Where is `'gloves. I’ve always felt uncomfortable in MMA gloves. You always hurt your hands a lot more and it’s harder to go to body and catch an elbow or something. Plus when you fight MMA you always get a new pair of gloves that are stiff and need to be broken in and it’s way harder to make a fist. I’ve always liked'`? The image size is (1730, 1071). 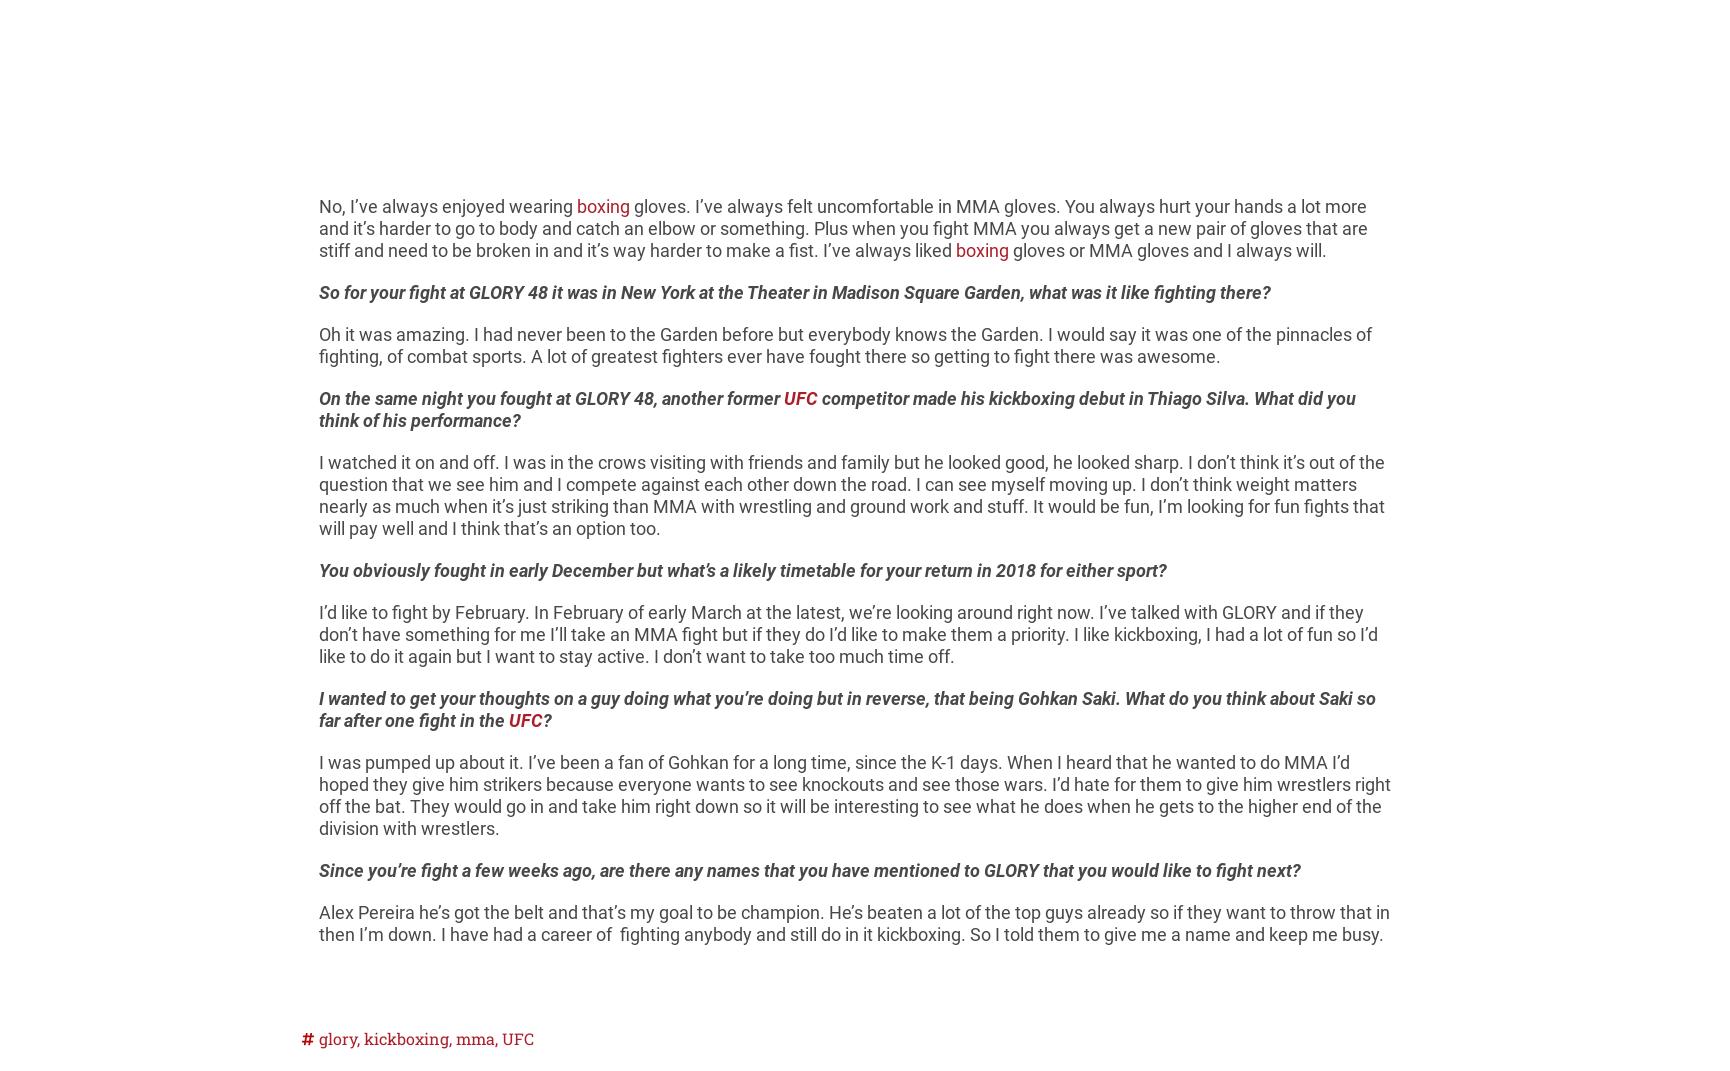 'gloves. I’ve always felt uncomfortable in MMA gloves. You always hurt your hands a lot more and it’s harder to go to body and catch an elbow or something. Plus when you fight MMA you always get a new pair of gloves that are stiff and need to be broken in and it’s way harder to make a fist. I’ve always liked' is located at coordinates (842, 227).